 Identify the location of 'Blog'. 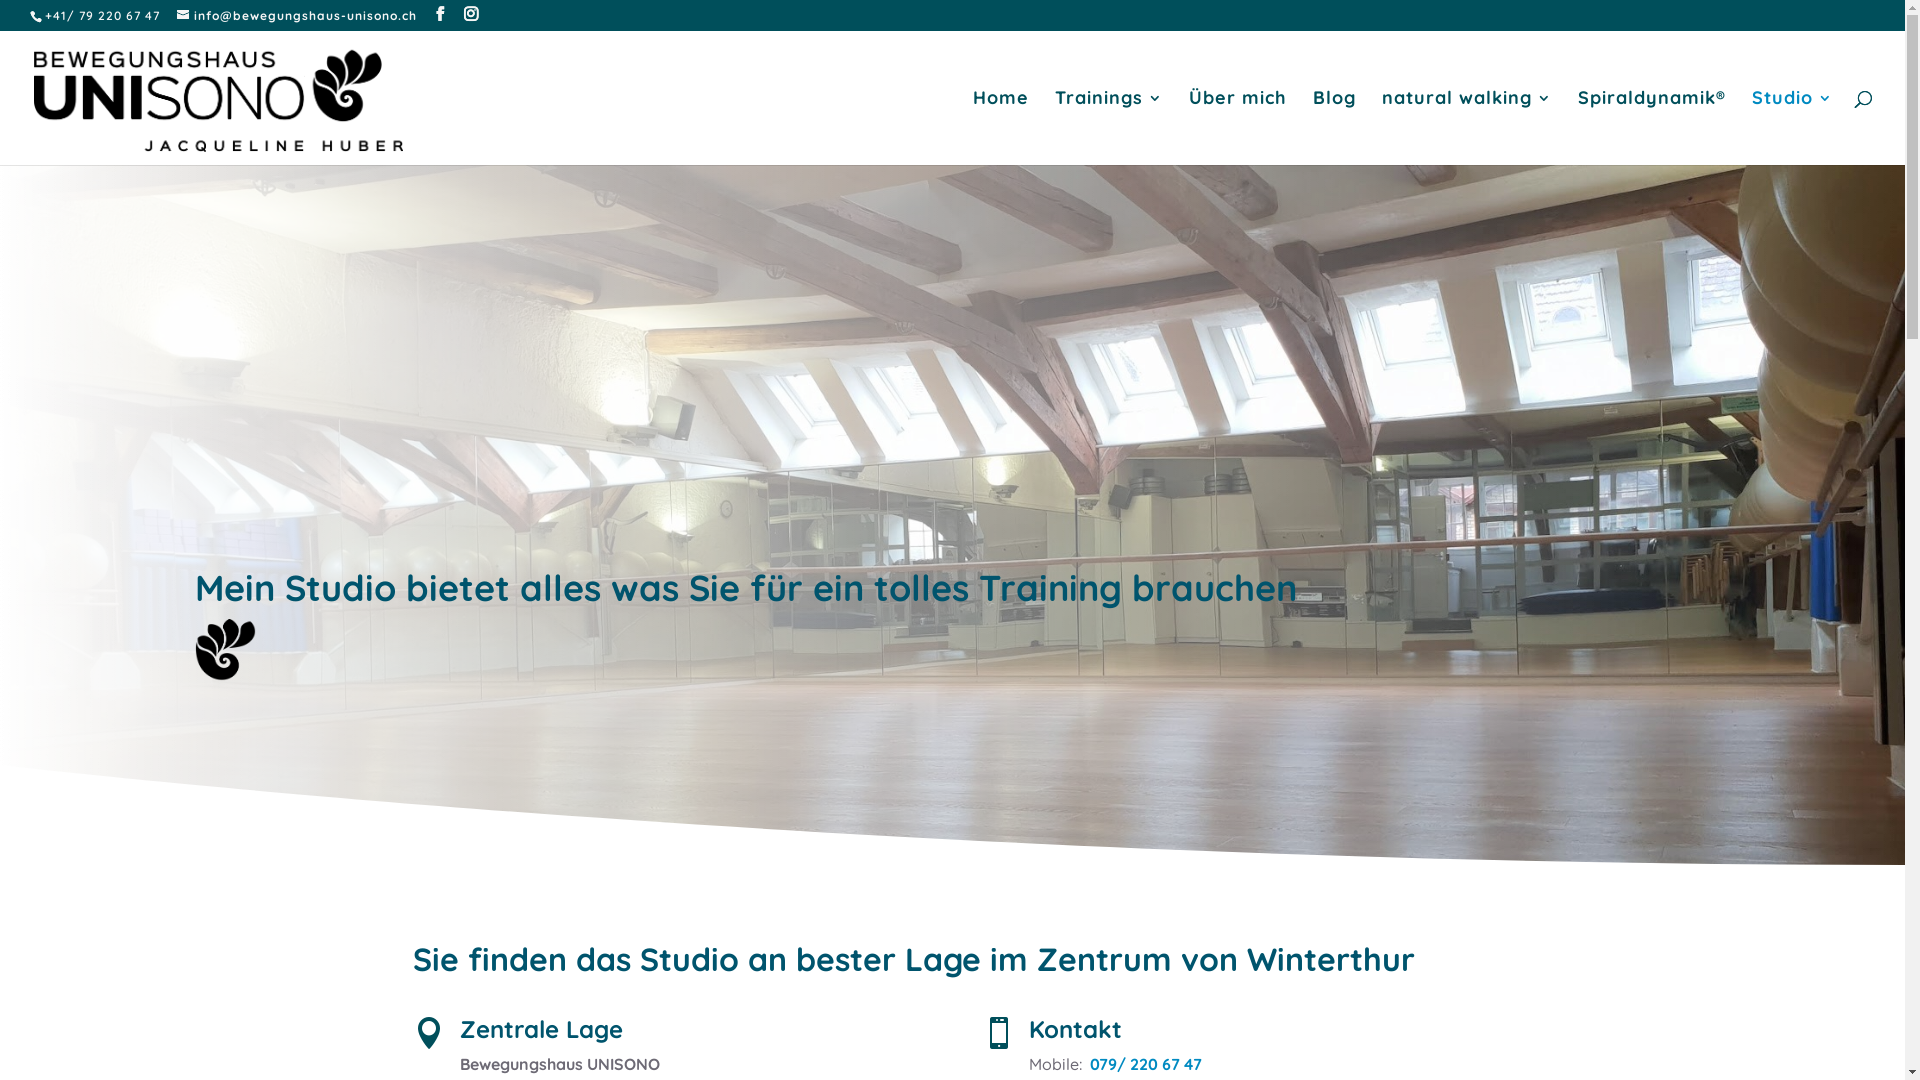
(1334, 127).